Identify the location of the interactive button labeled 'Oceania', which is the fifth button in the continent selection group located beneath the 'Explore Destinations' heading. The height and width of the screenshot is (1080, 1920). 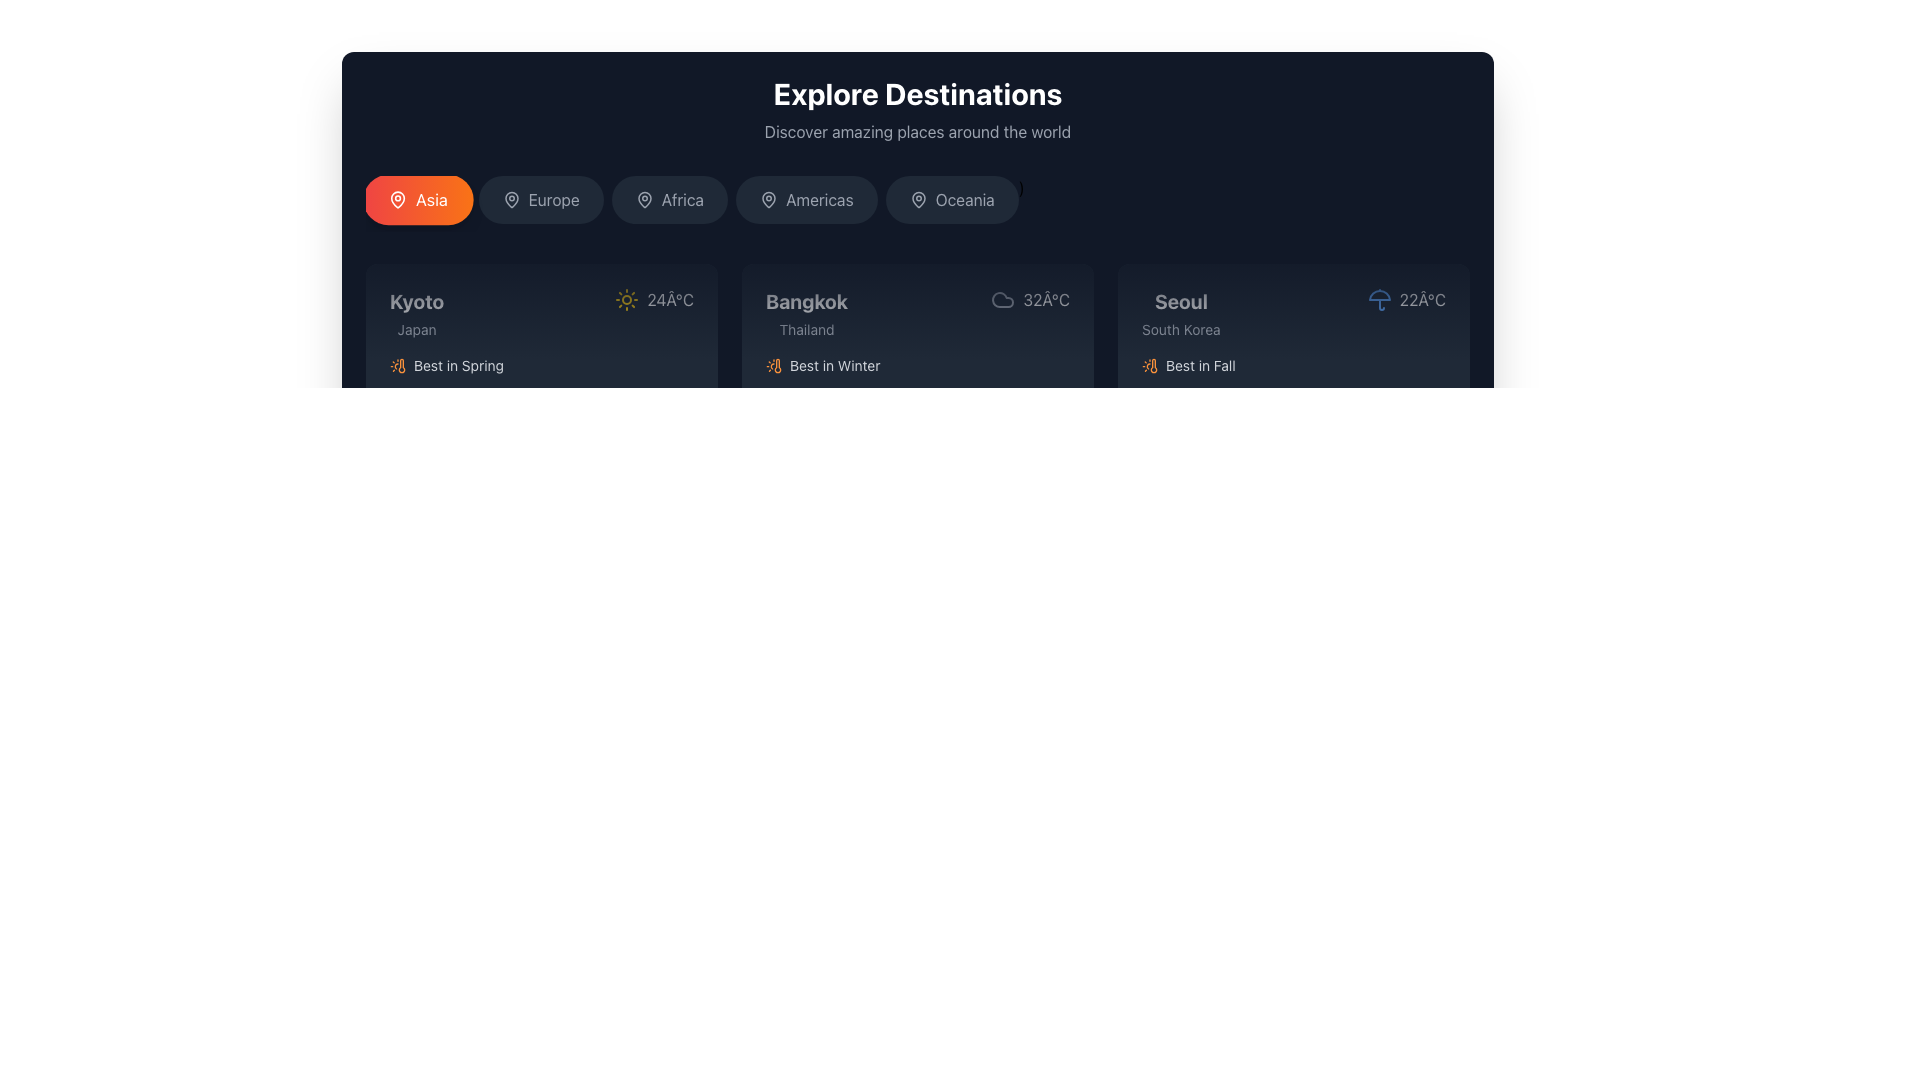
(965, 200).